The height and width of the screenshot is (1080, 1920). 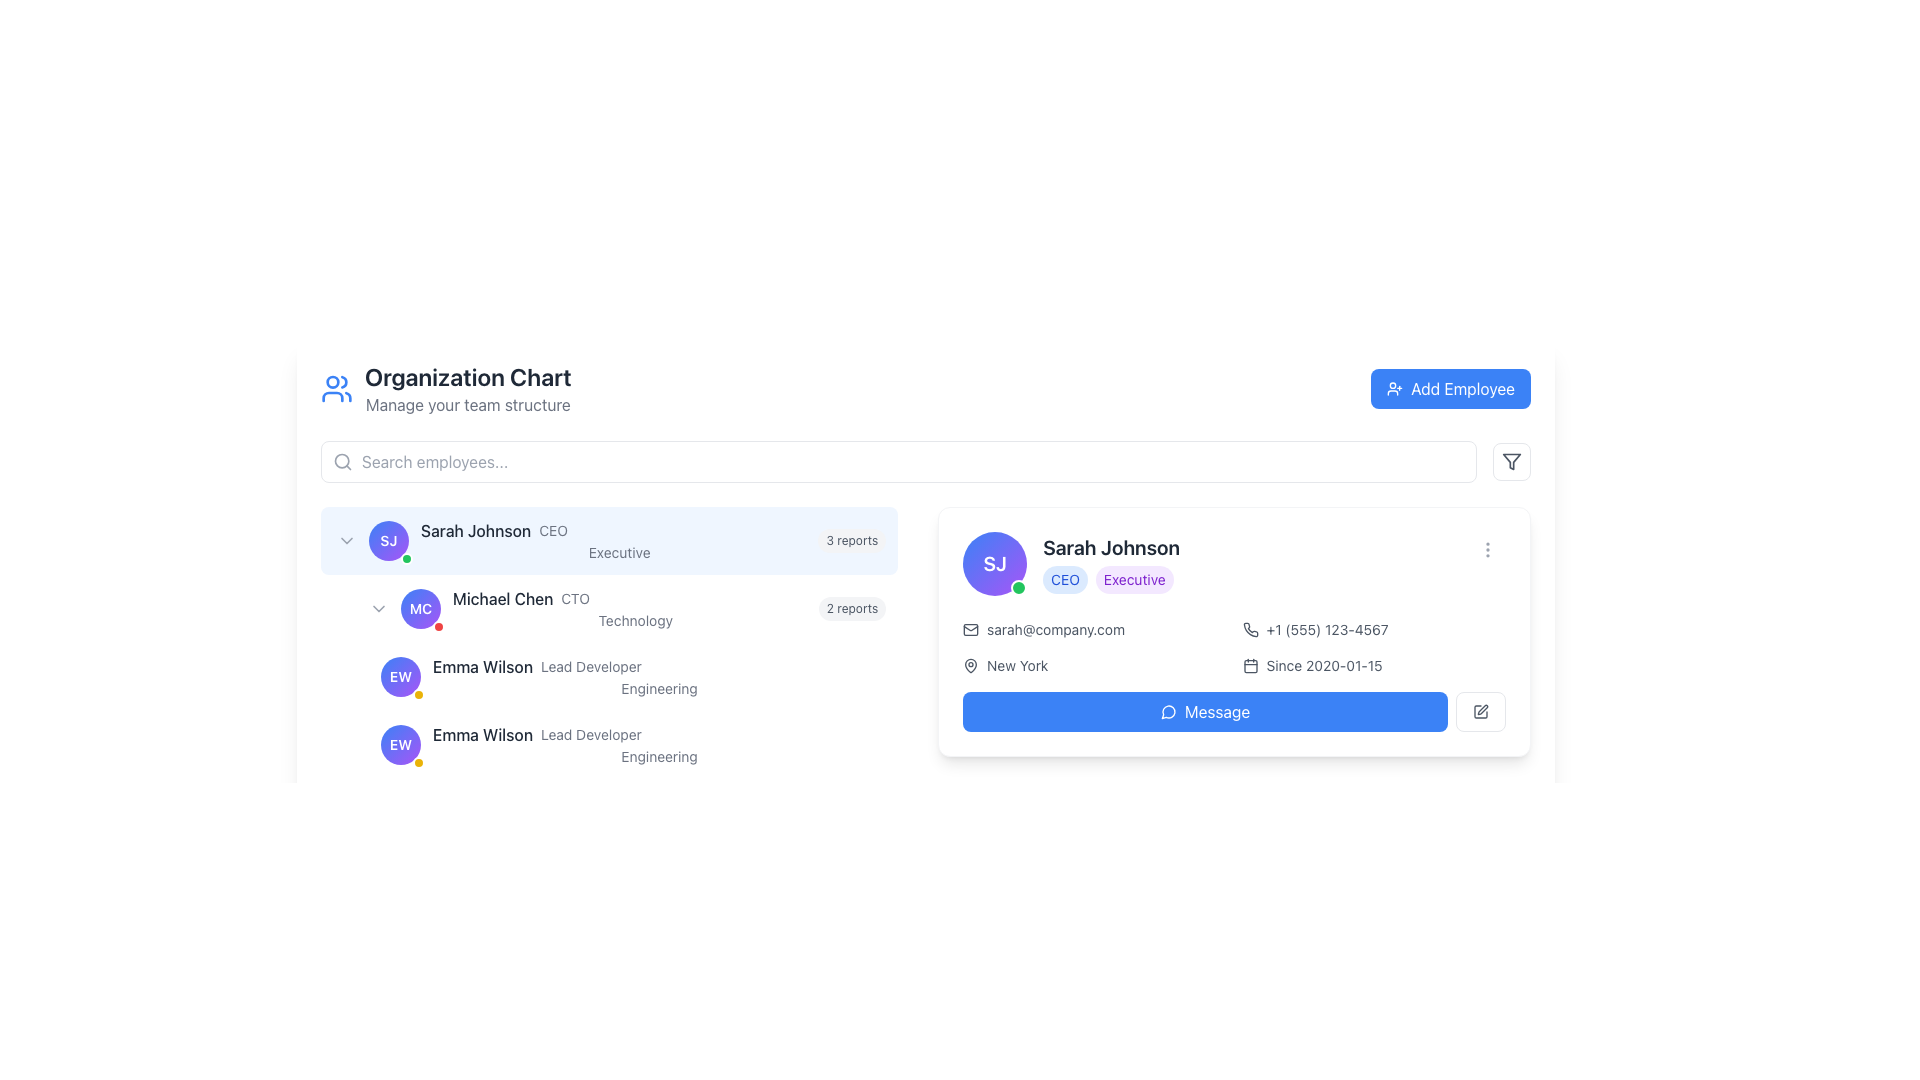 I want to click on the circular profile icon representing 'Emma Wilson', so click(x=400, y=676).